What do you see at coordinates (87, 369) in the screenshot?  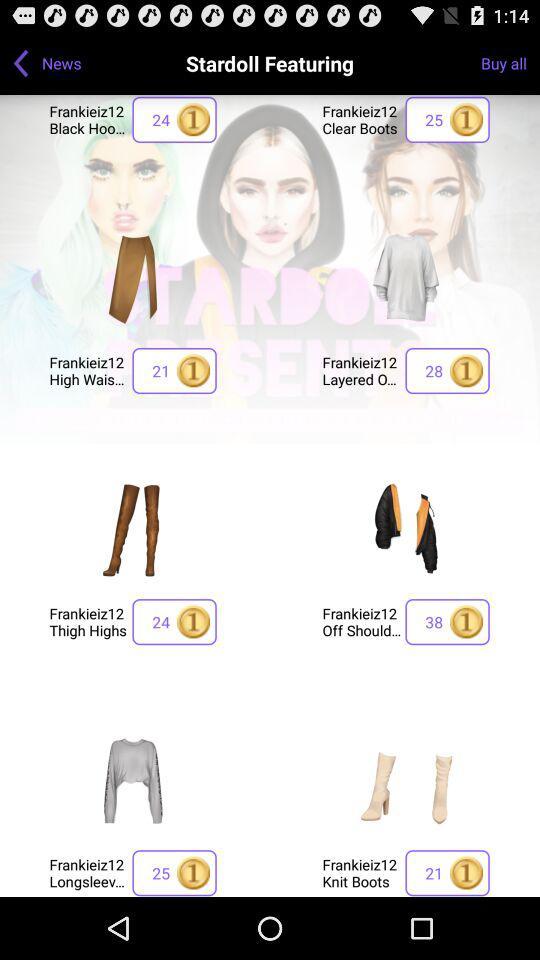 I see `the button next to 21 item` at bounding box center [87, 369].